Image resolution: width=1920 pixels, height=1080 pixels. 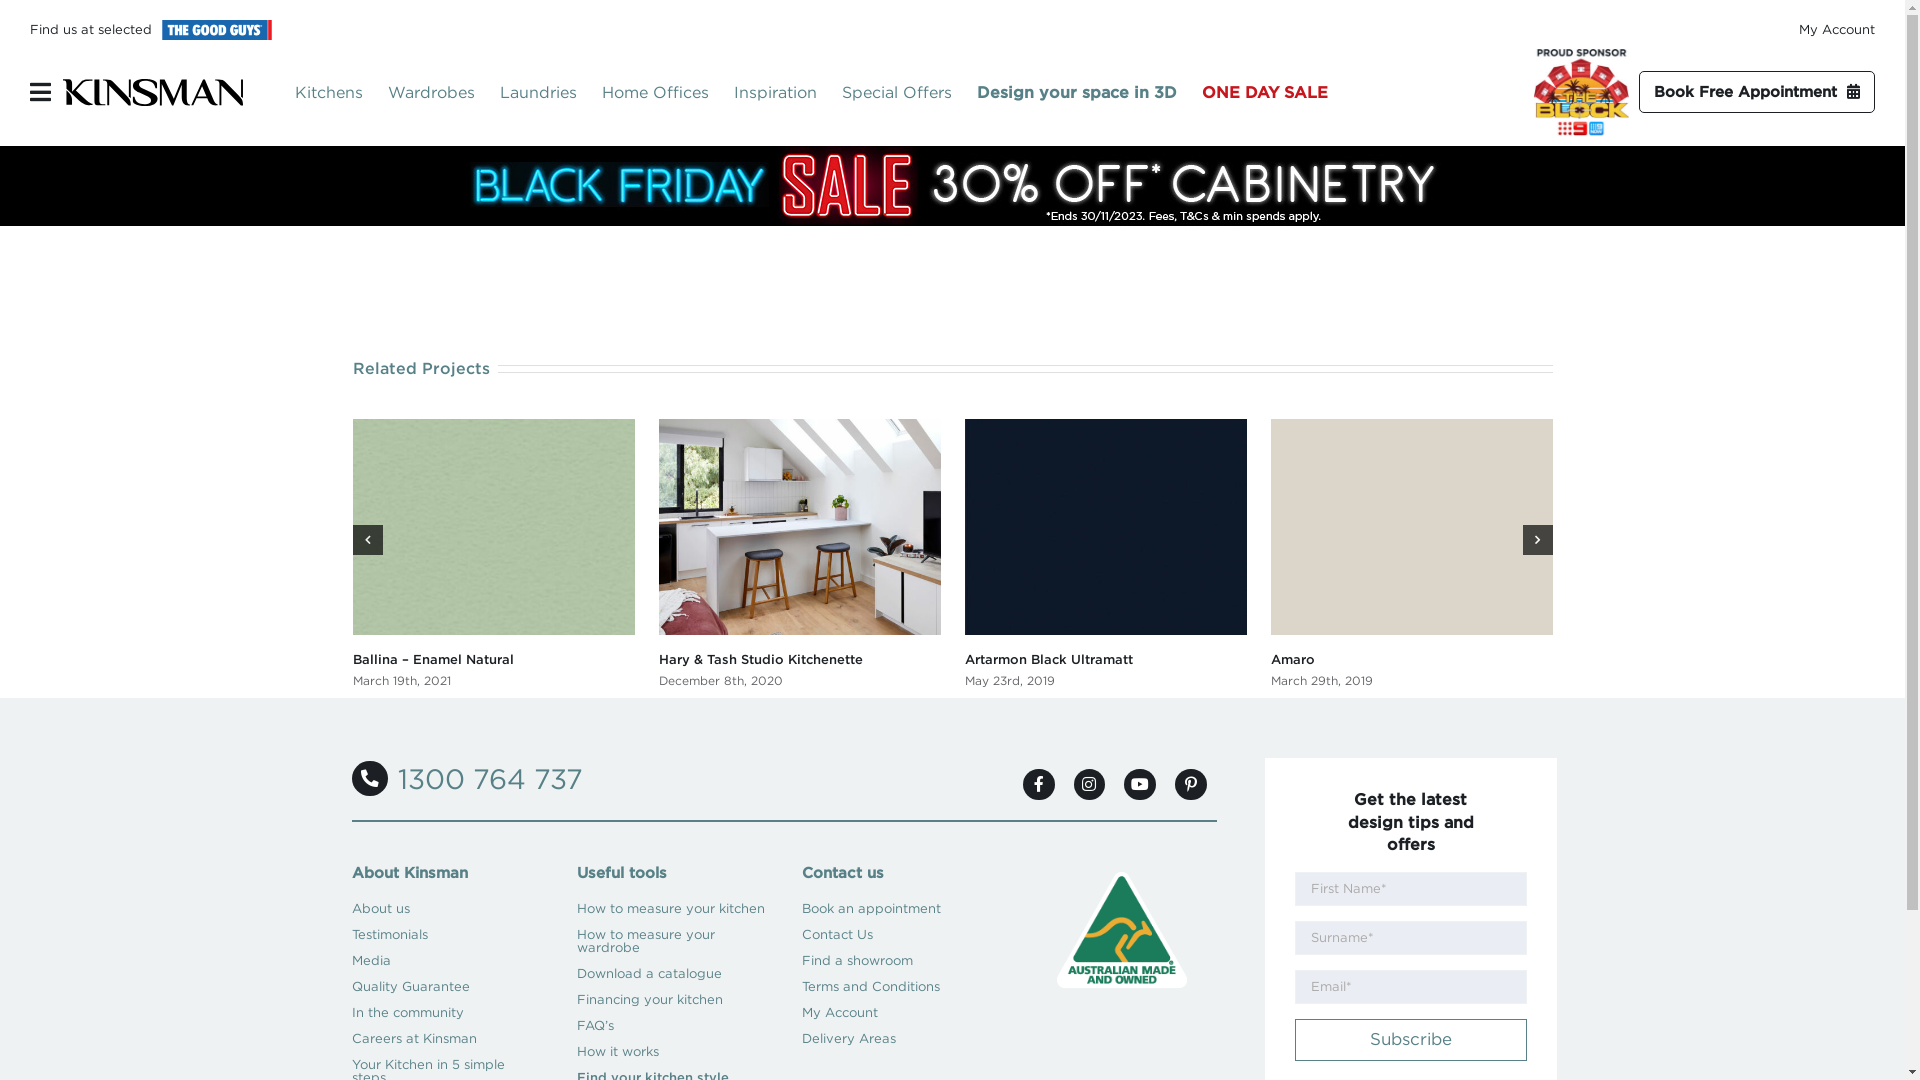 I want to click on 'Wardrobes', so click(x=443, y=92).